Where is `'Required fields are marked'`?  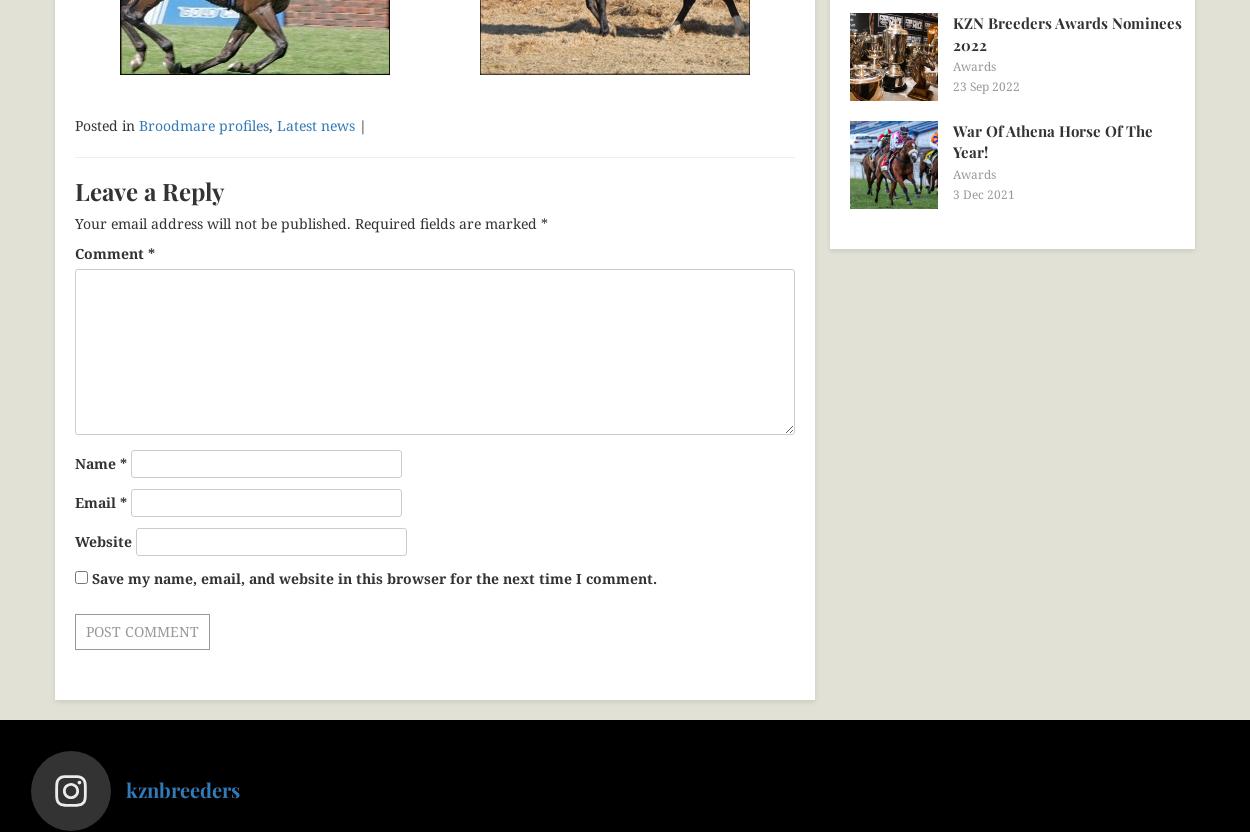 'Required fields are marked' is located at coordinates (447, 223).